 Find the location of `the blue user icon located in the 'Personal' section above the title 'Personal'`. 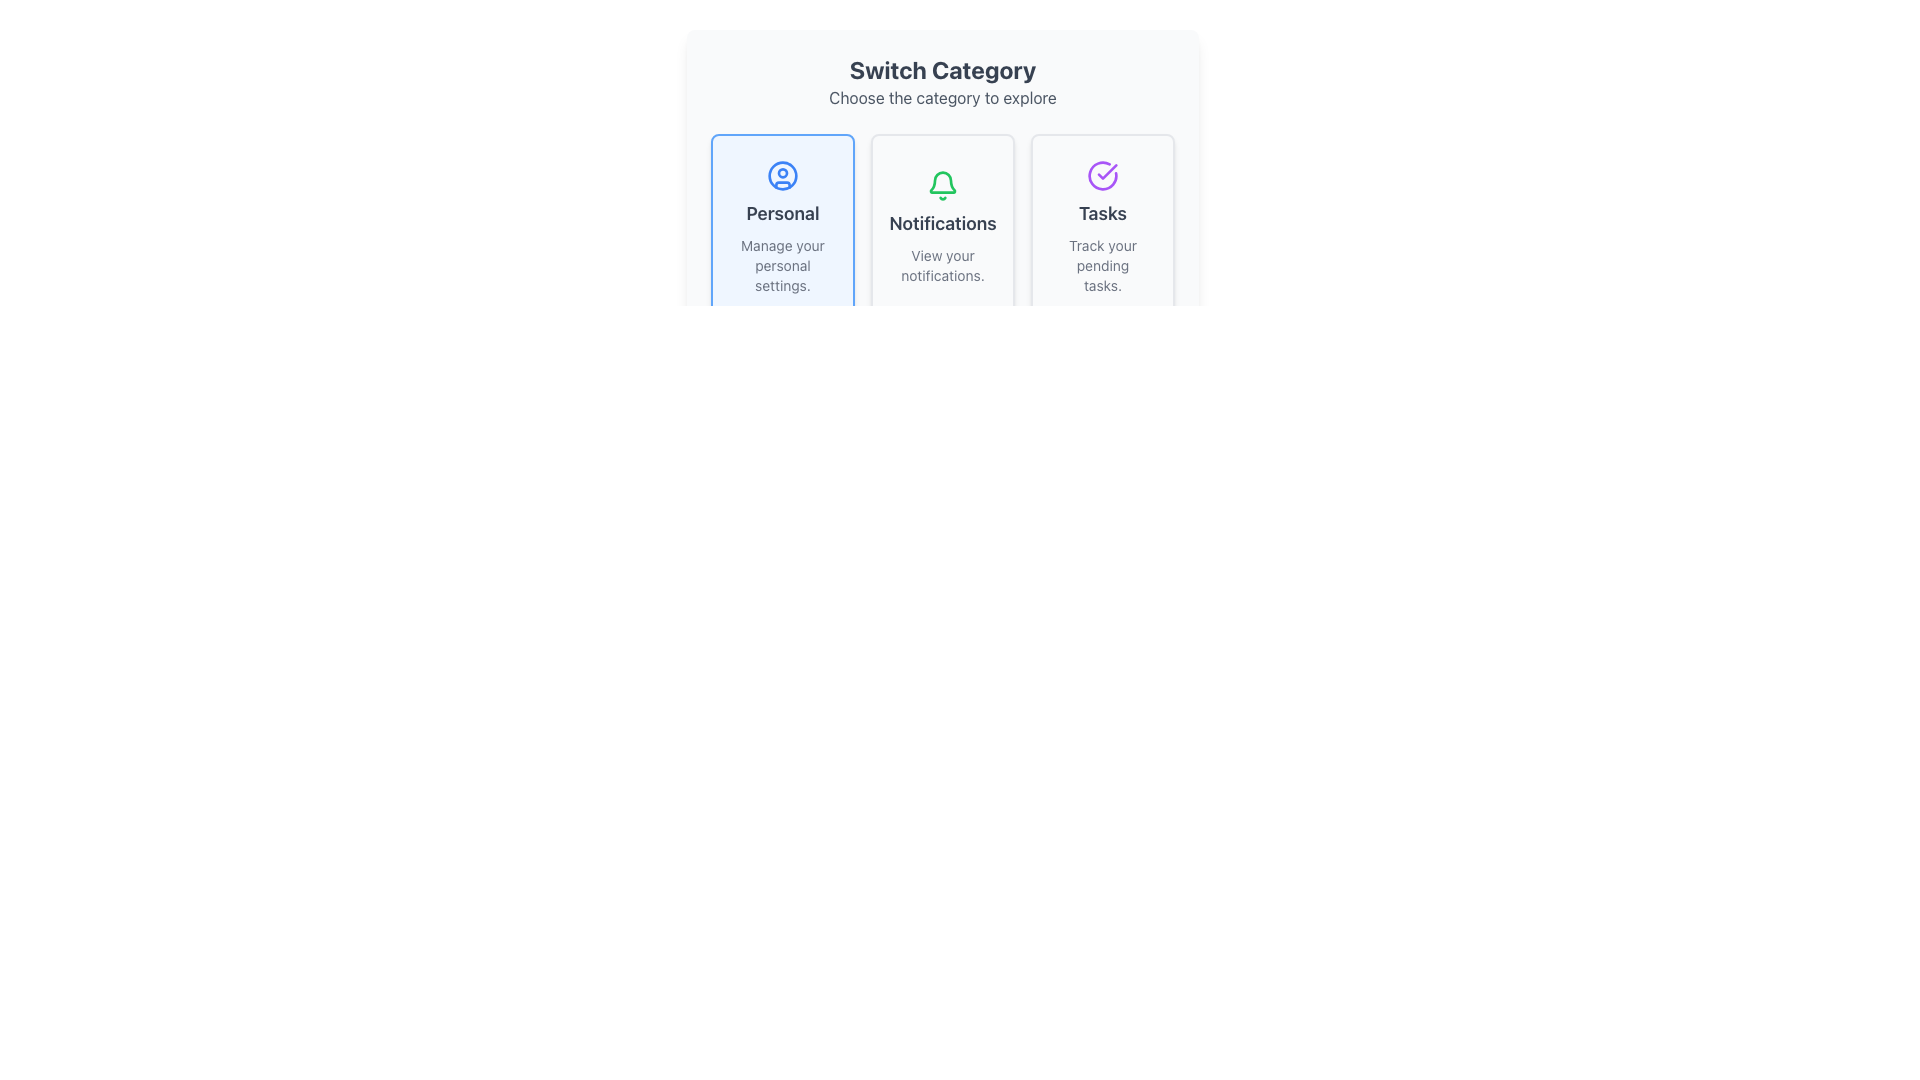

the blue user icon located in the 'Personal' section above the title 'Personal' is located at coordinates (781, 175).